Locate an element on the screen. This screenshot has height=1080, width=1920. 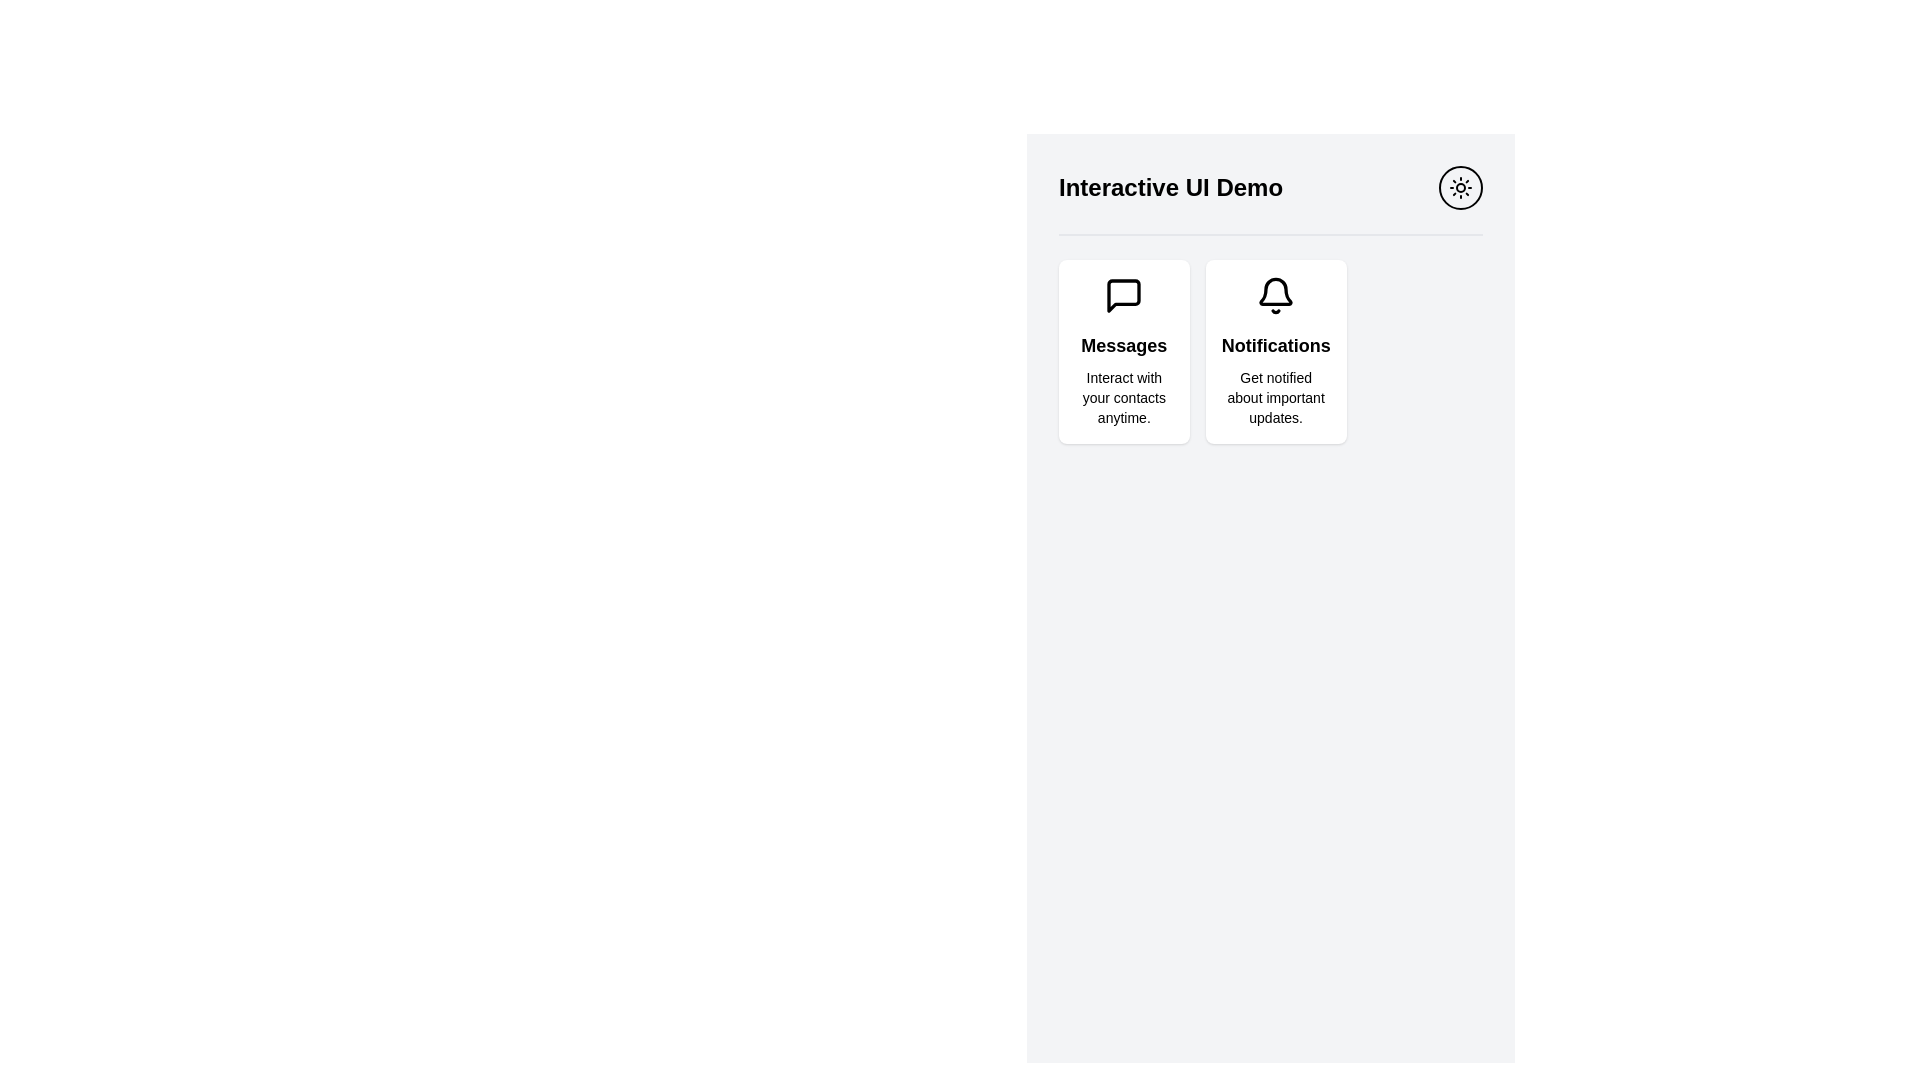
the Header bar that displays the title of the interface and an icon, located at the top of the interface above 'Messages' and 'Notifications' is located at coordinates (1270, 200).